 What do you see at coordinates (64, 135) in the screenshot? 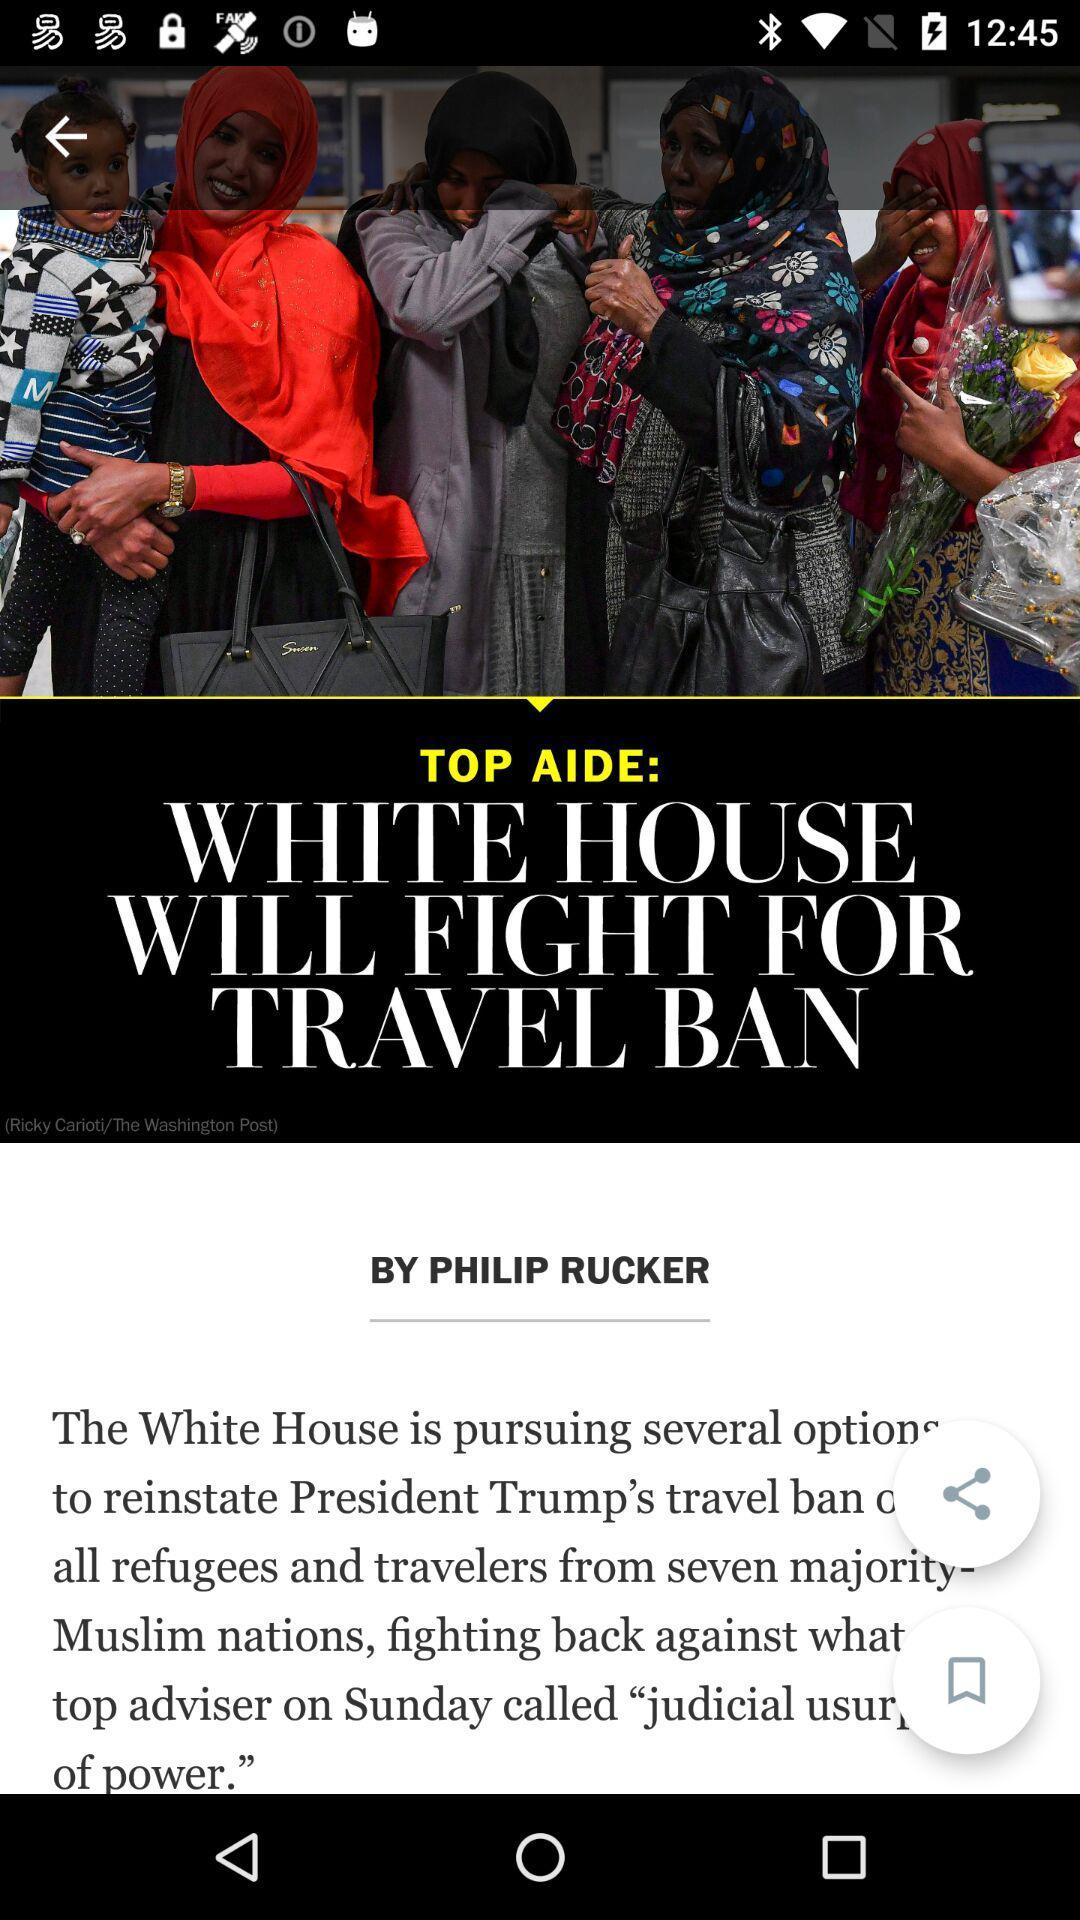
I see `the arrow_backward icon` at bounding box center [64, 135].